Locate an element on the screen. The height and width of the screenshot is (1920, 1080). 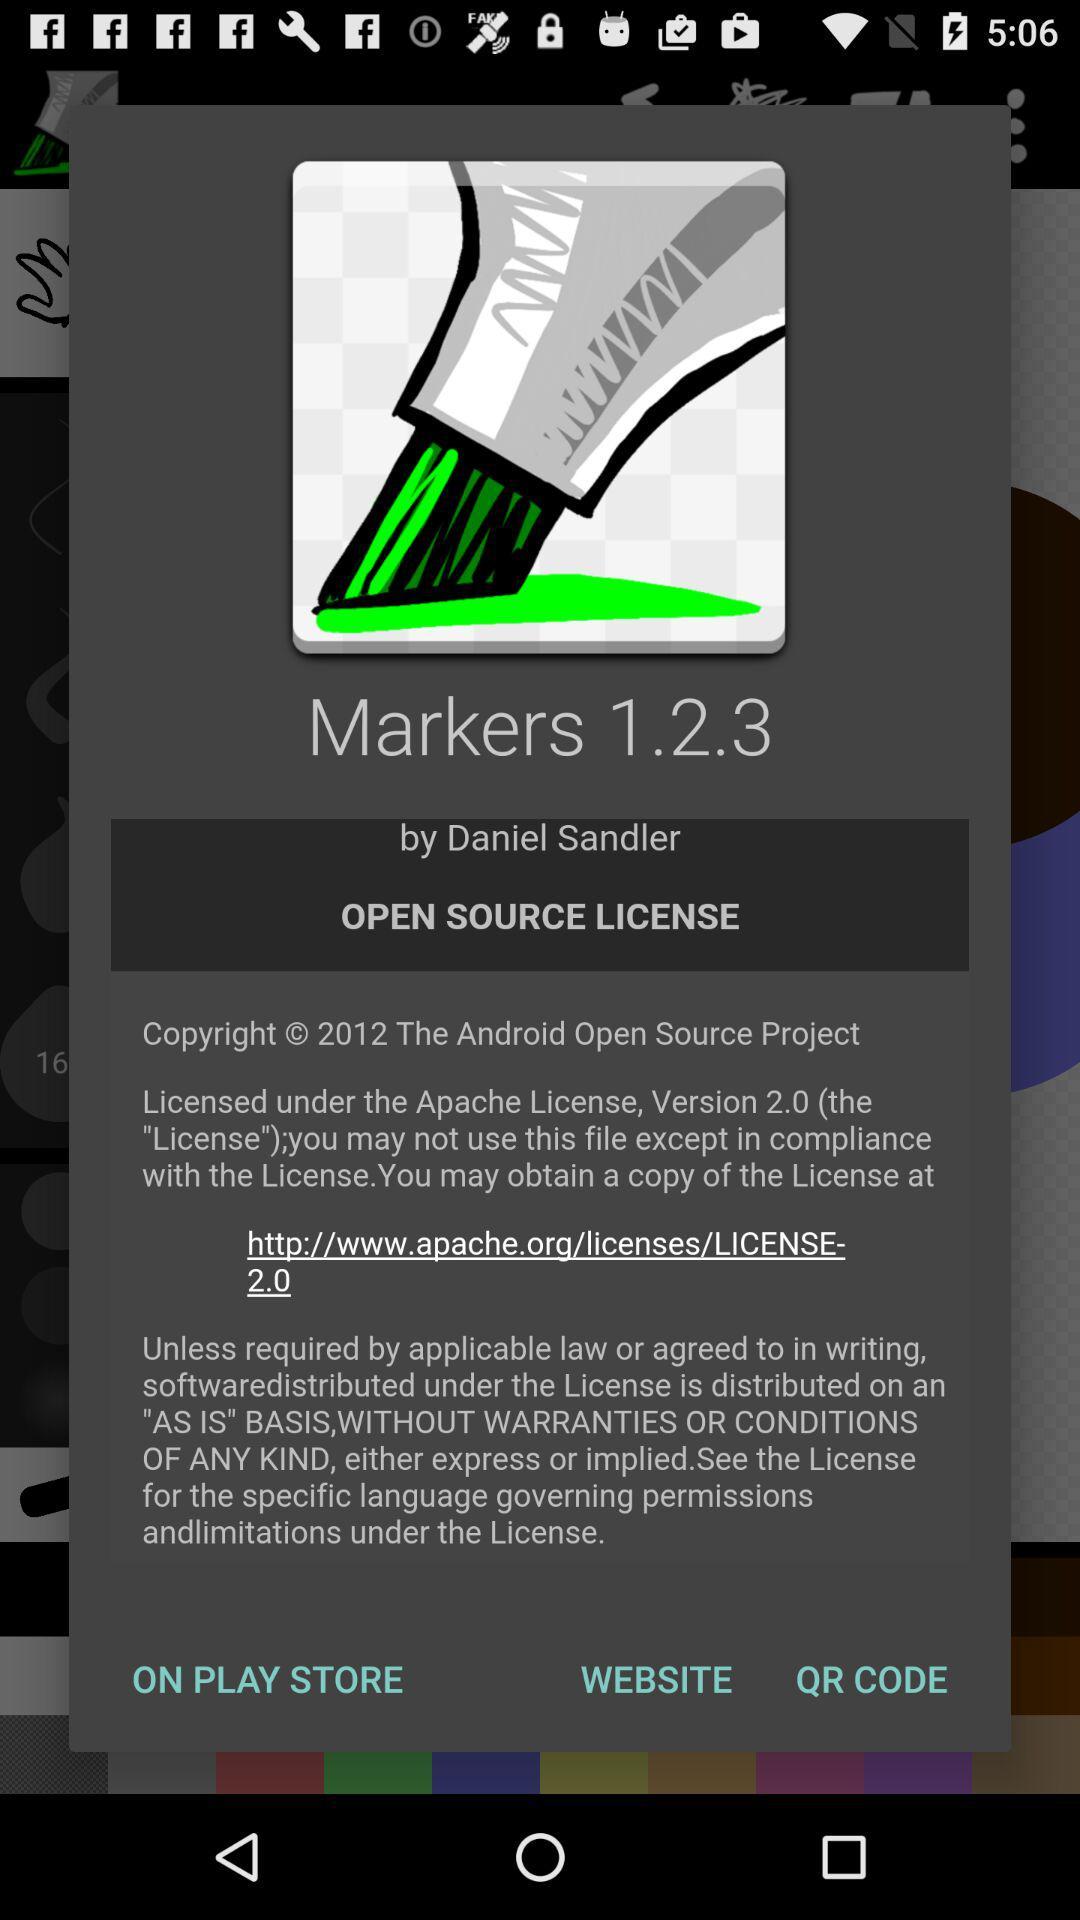
license box is located at coordinates (540, 1190).